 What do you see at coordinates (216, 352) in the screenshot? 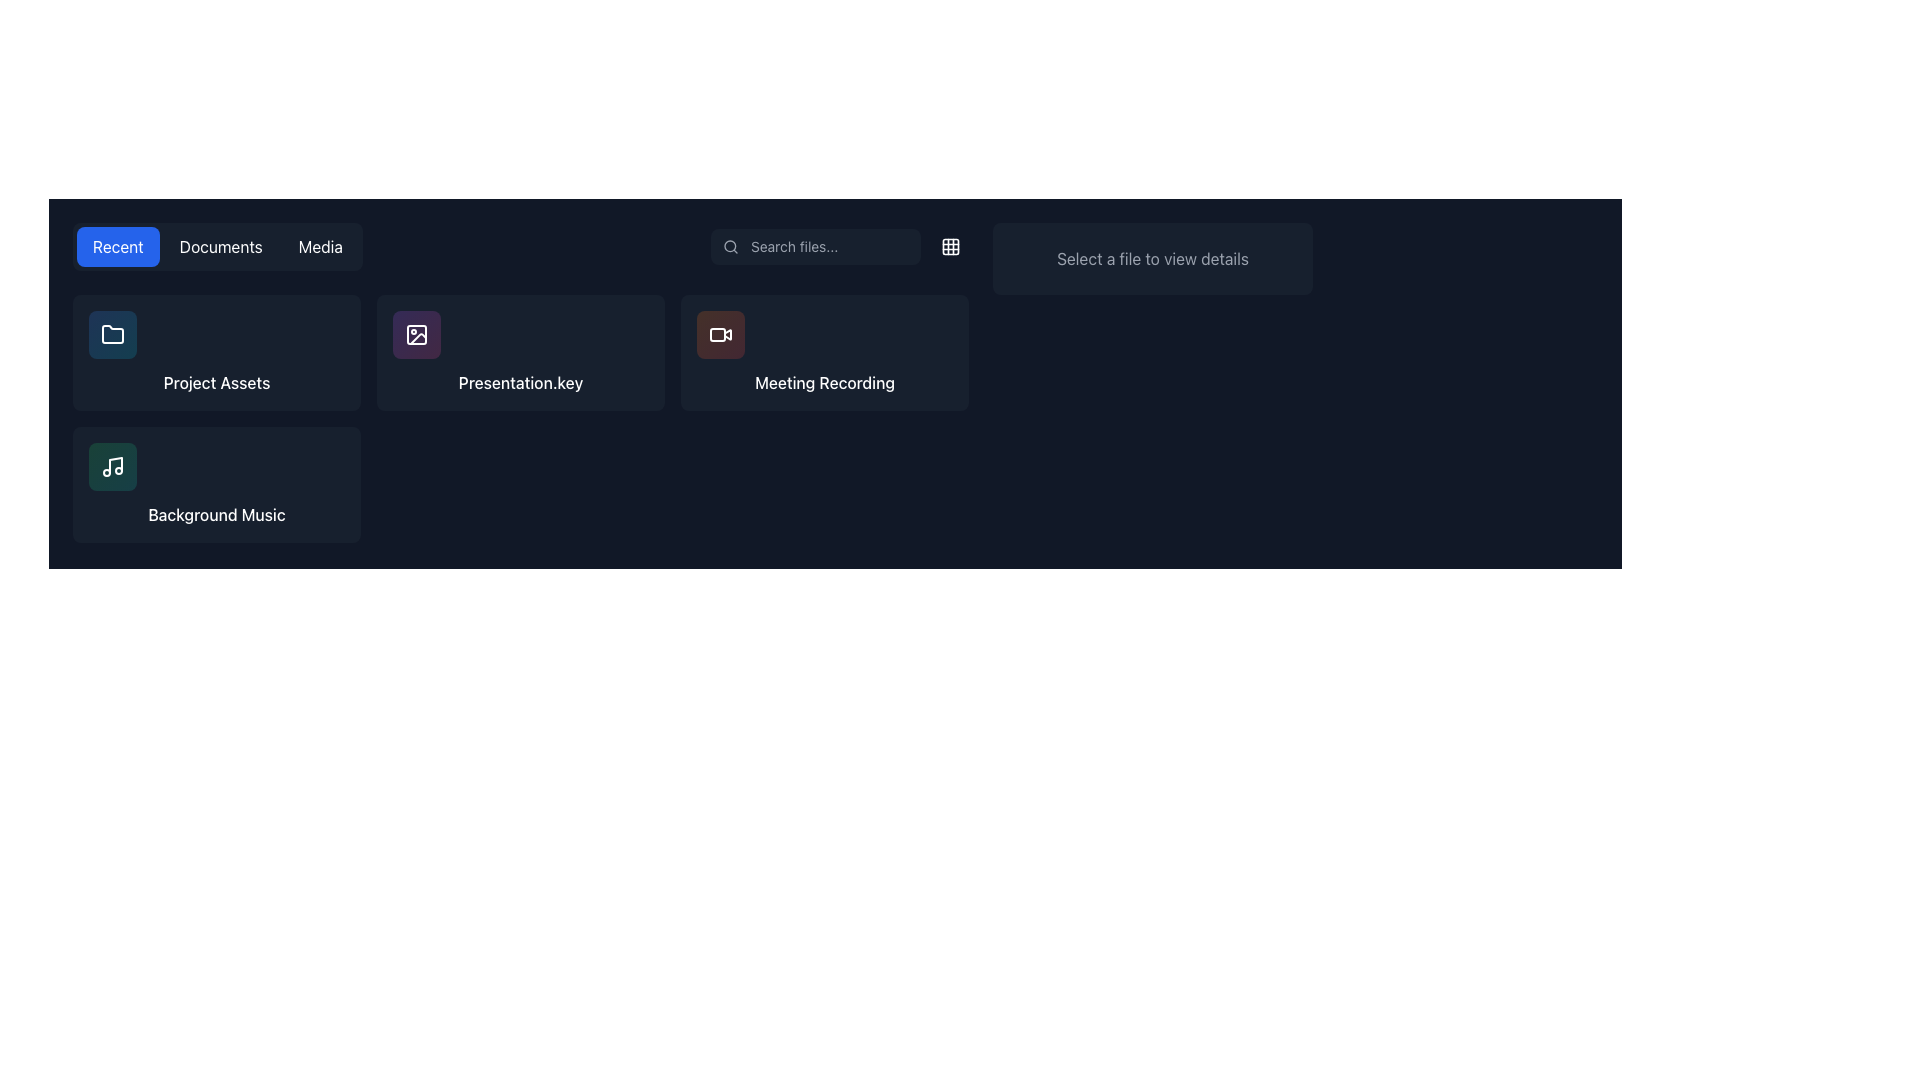
I see `the 'Project Assets' card, which is the first item in the grid layout, located in the top-left corner` at bounding box center [216, 352].